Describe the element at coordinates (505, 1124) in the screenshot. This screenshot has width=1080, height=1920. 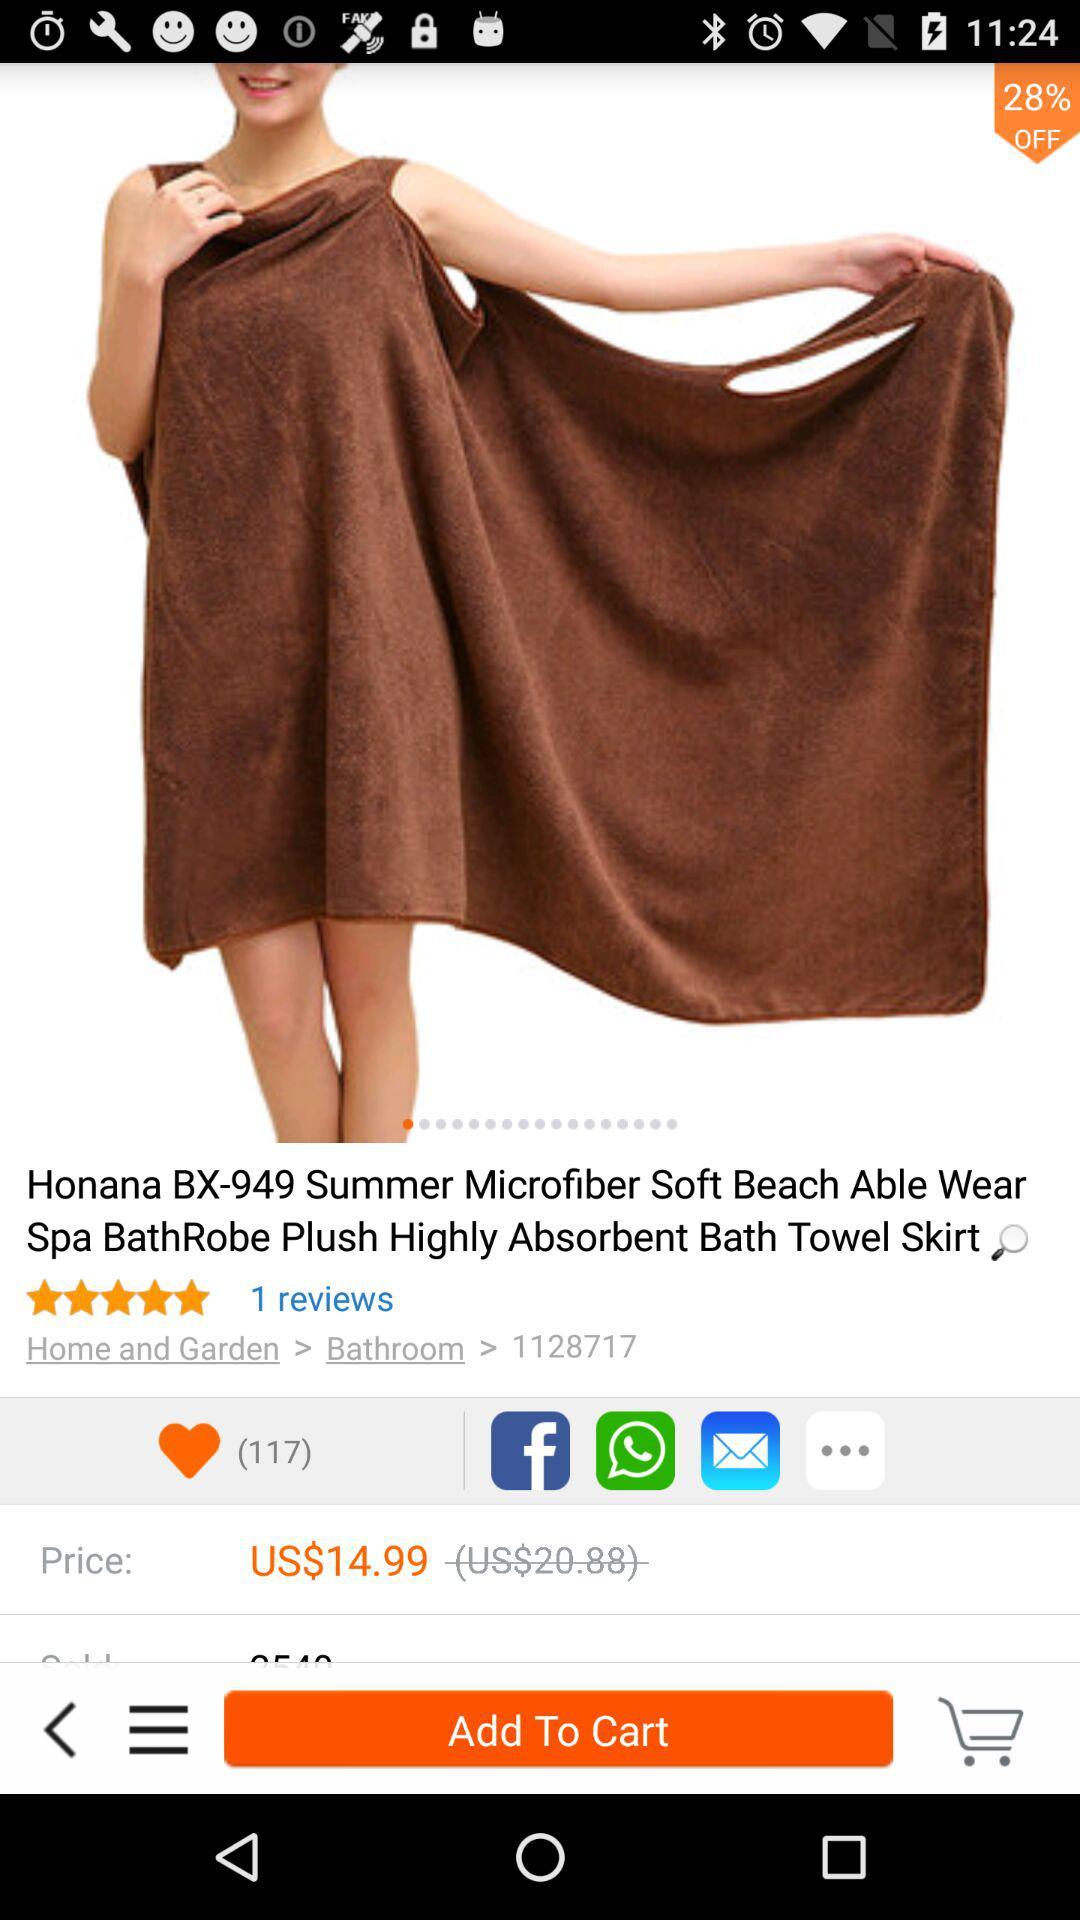
I see `image` at that location.